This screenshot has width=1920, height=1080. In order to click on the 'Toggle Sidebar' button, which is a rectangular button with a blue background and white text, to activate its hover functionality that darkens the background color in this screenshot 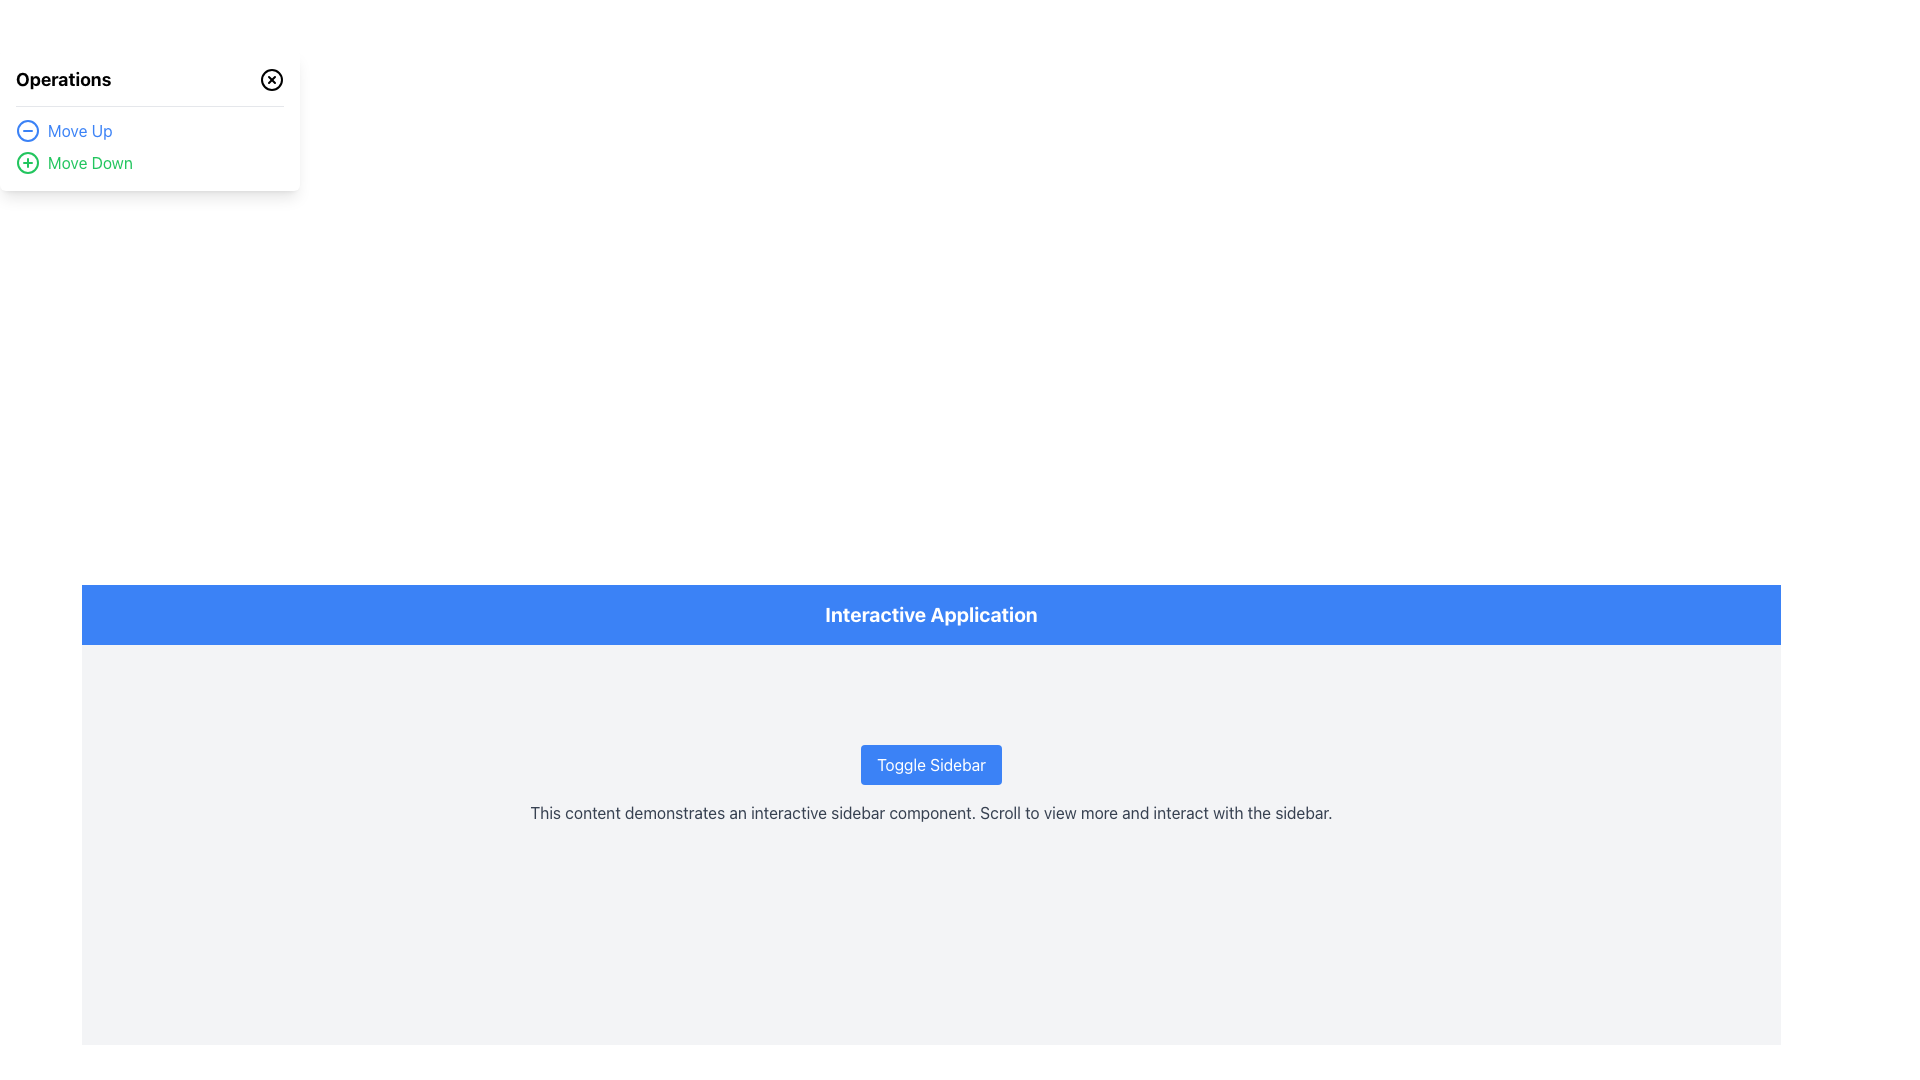, I will do `click(930, 764)`.